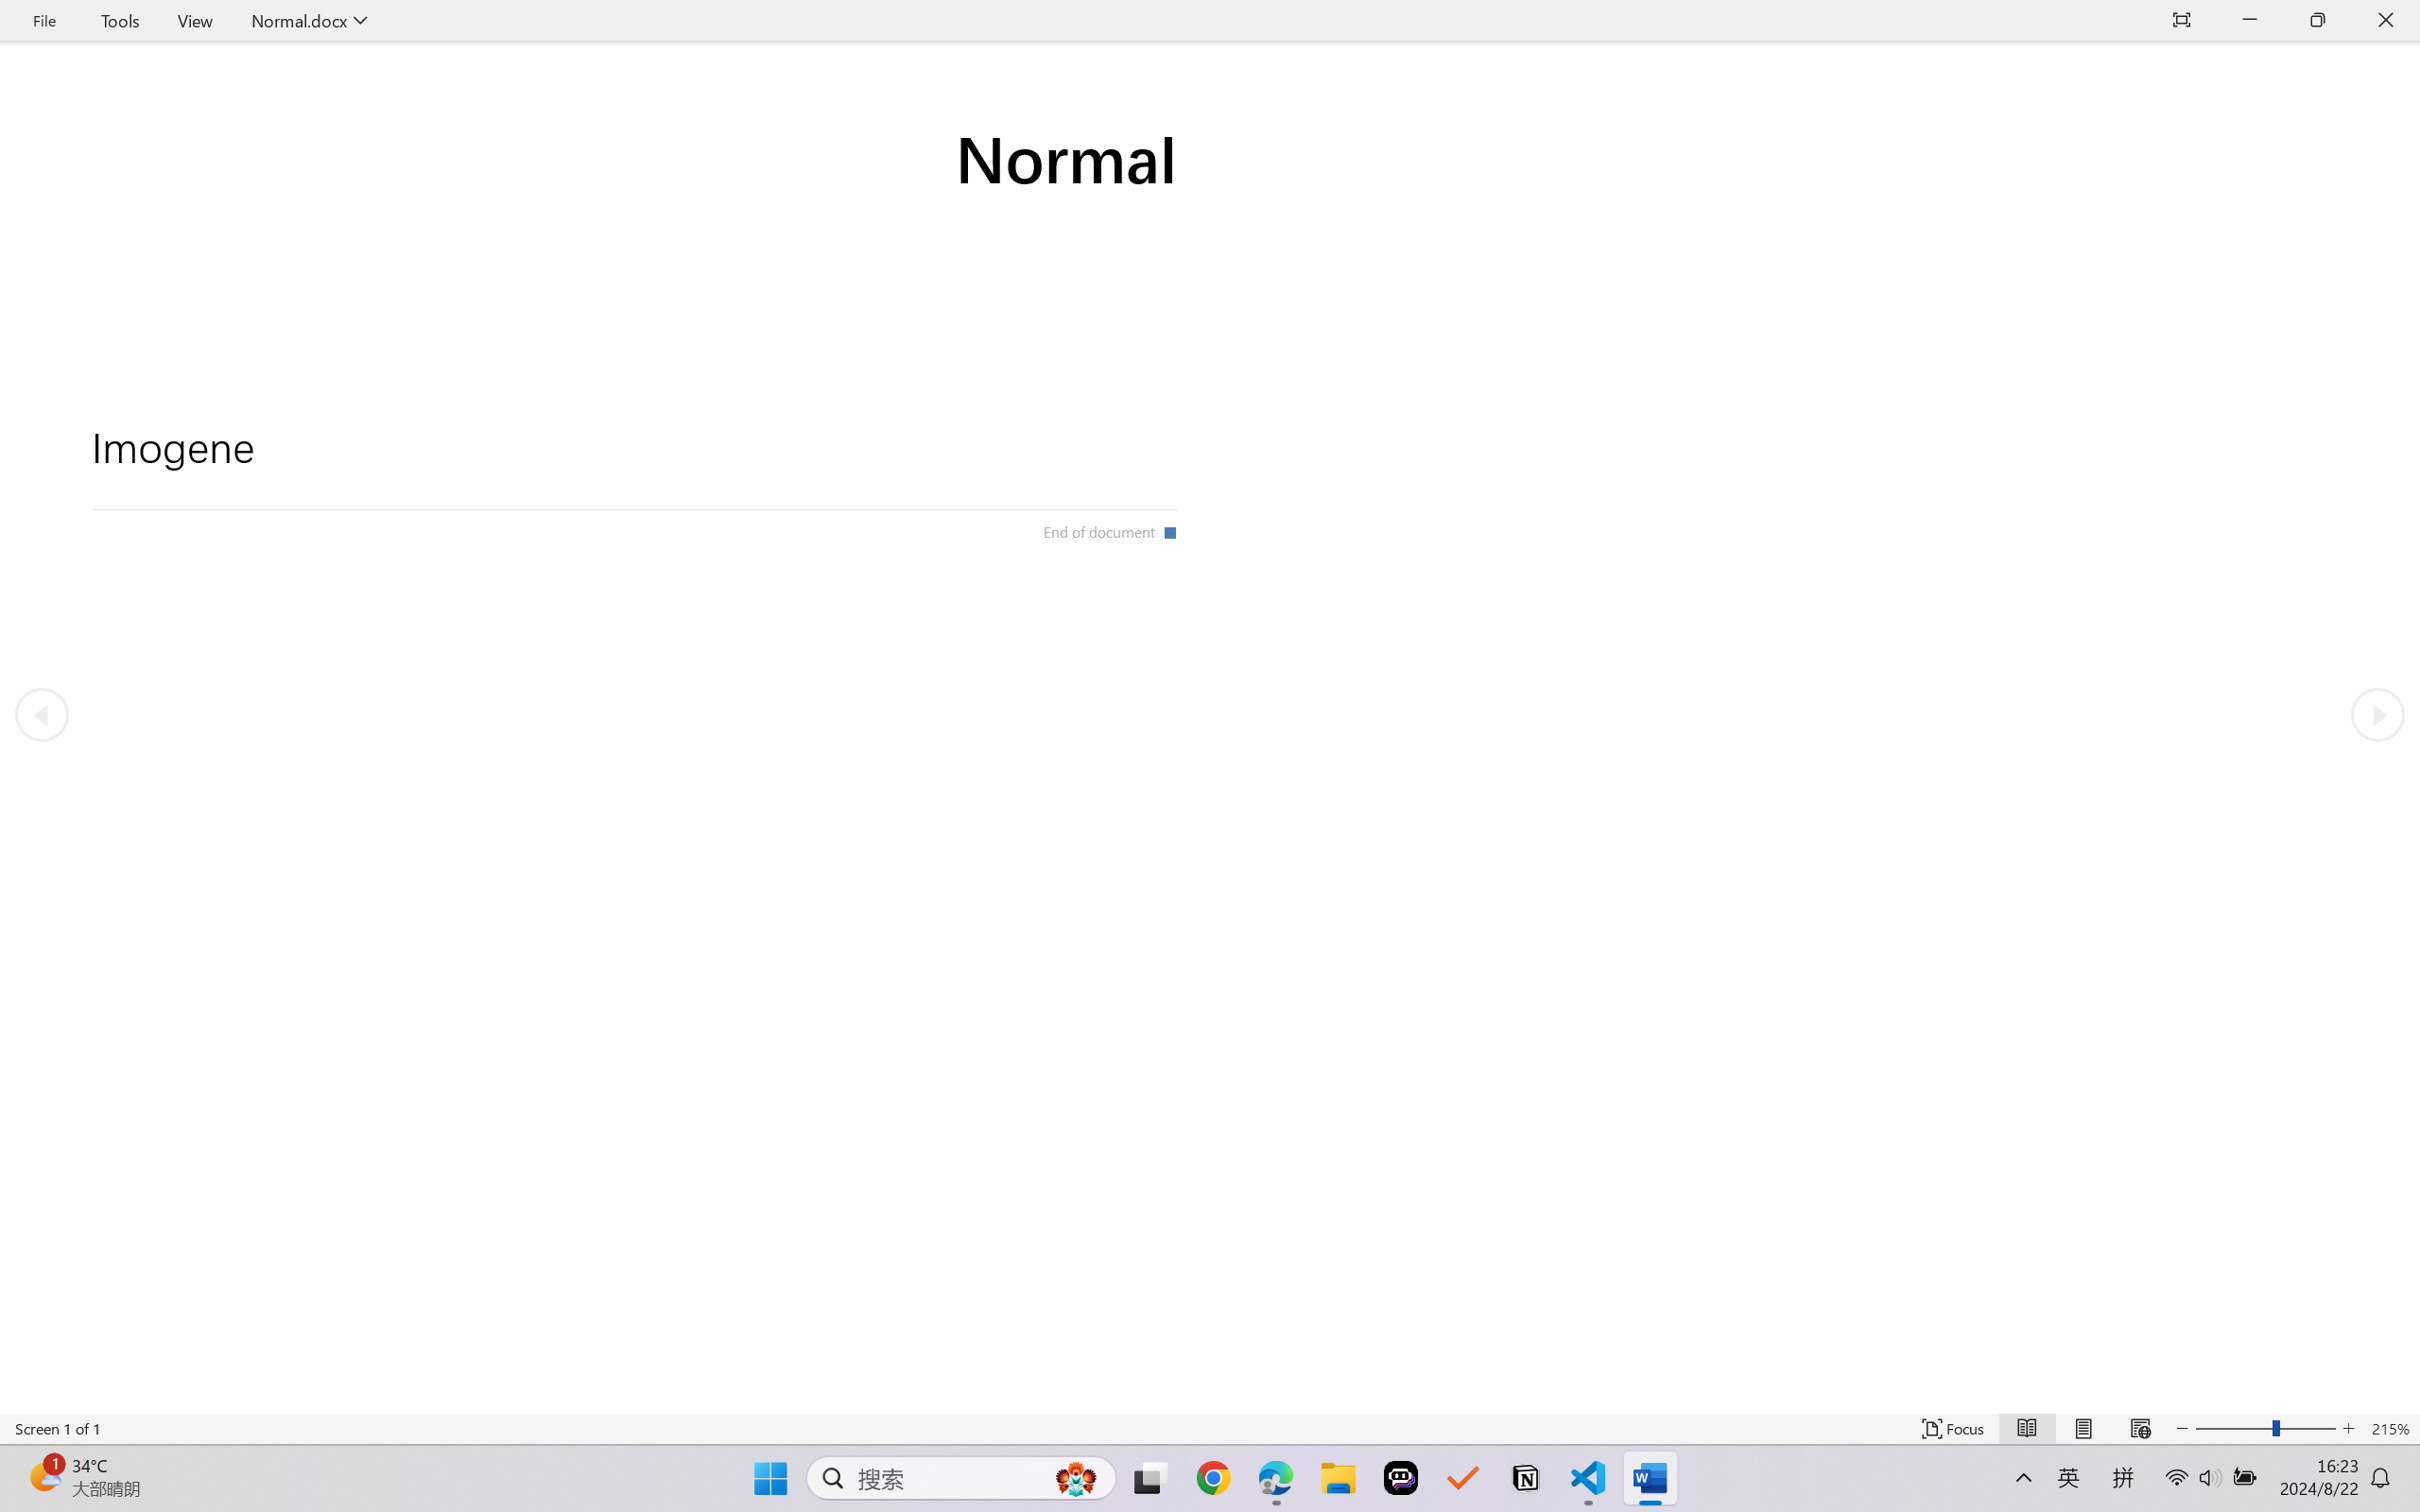 The height and width of the screenshot is (1512, 2420). What do you see at coordinates (2182, 1428) in the screenshot?
I see `'Decrease Text Size'` at bounding box center [2182, 1428].